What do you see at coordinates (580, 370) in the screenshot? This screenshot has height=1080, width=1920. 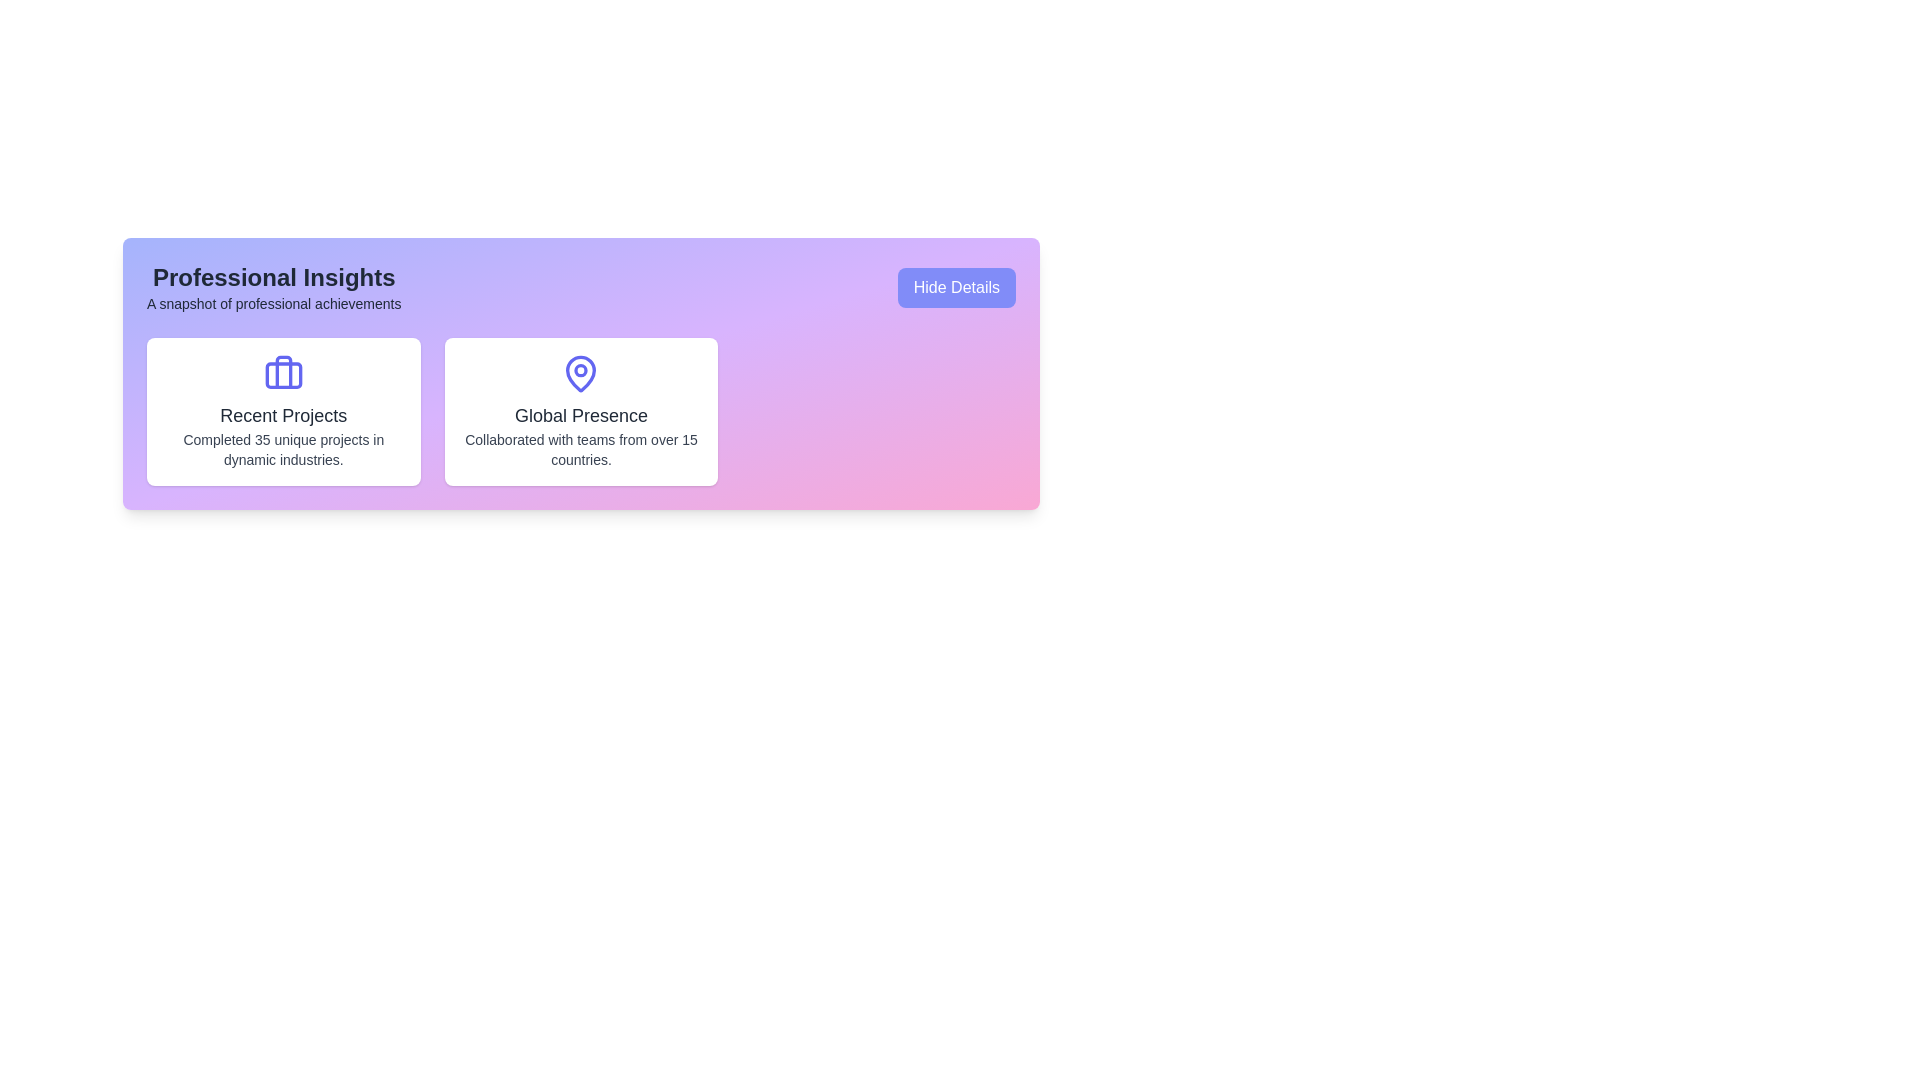 I see `the decorative graphic component (circle) of the map pin icon located in the middle section of the 'Global Presence' card, which is positioned on the right side of the layout below the 'Professional Insights' subtitle` at bounding box center [580, 370].